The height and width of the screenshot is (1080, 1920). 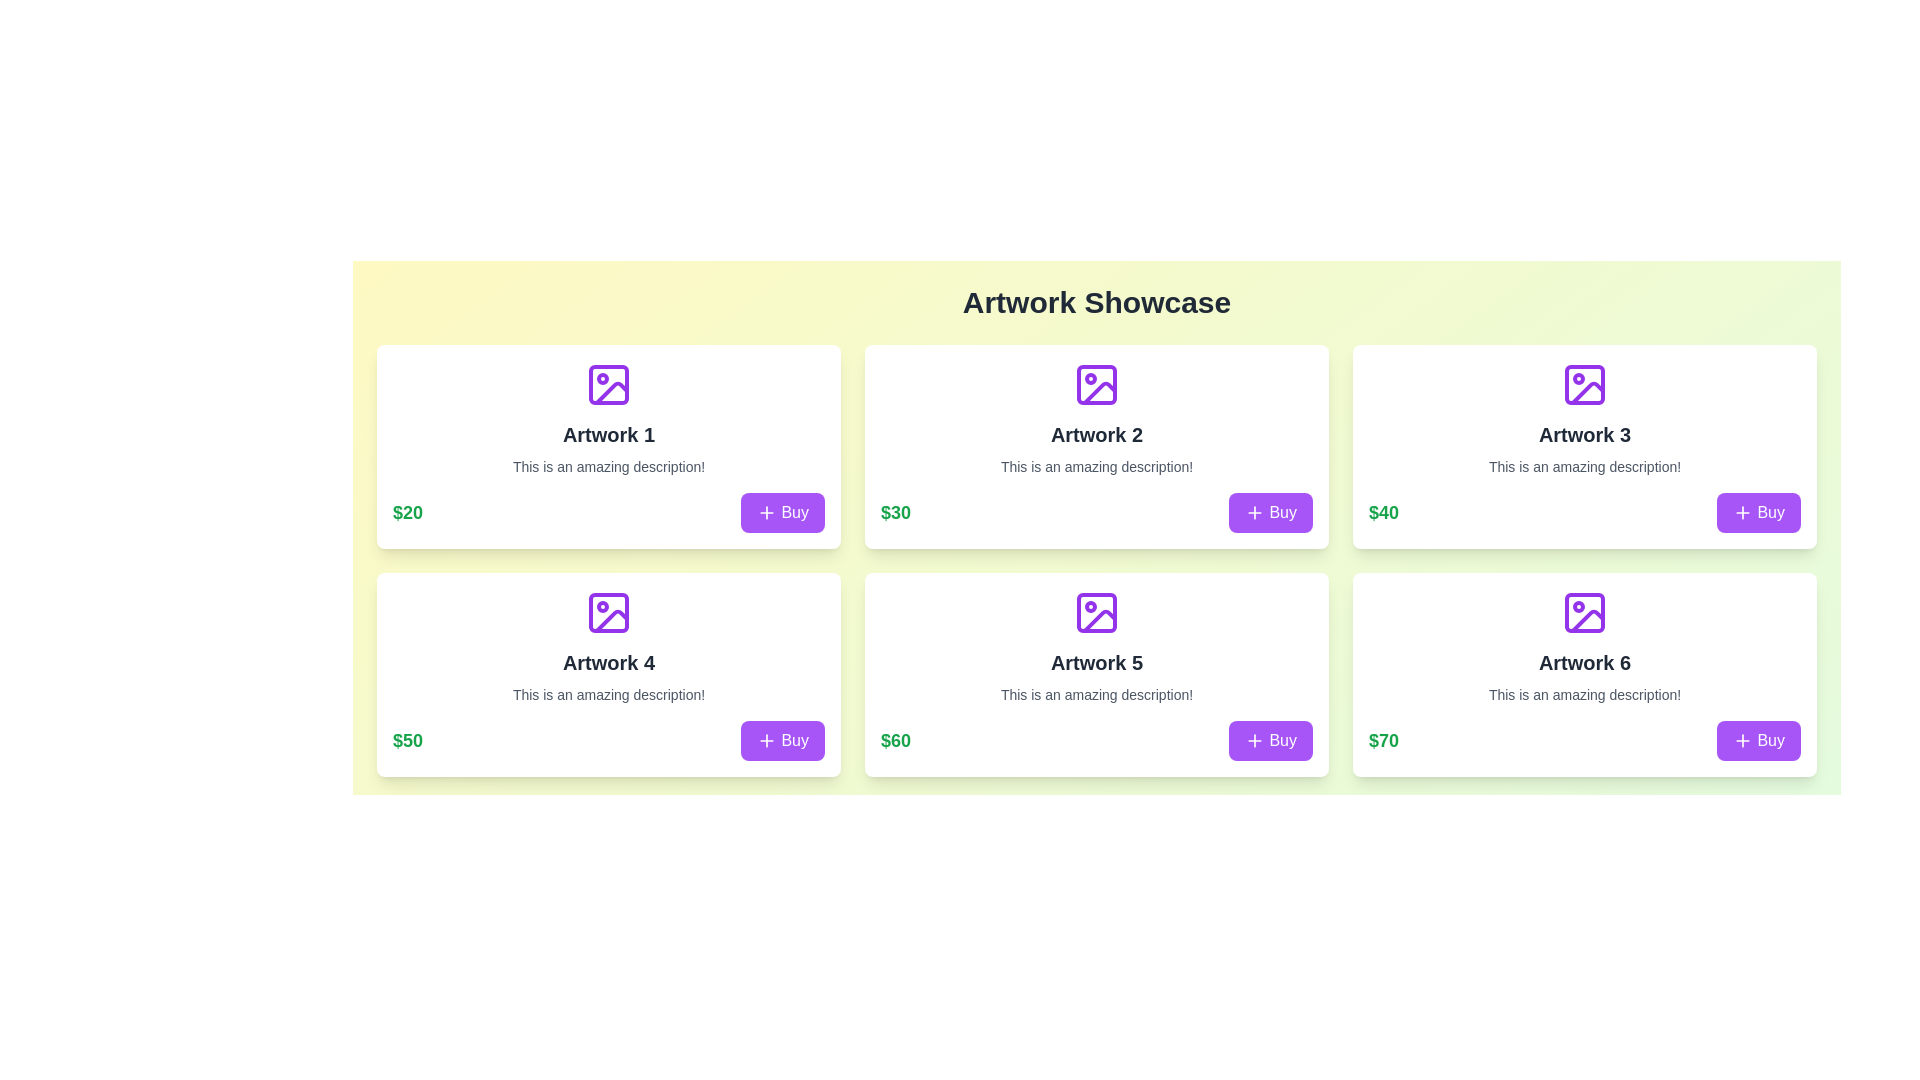 I want to click on the price displayed as '$40' in green text next to the purple 'Buy' button with a '+' icon, located within the 'Artwork 3' card, so click(x=1583, y=512).